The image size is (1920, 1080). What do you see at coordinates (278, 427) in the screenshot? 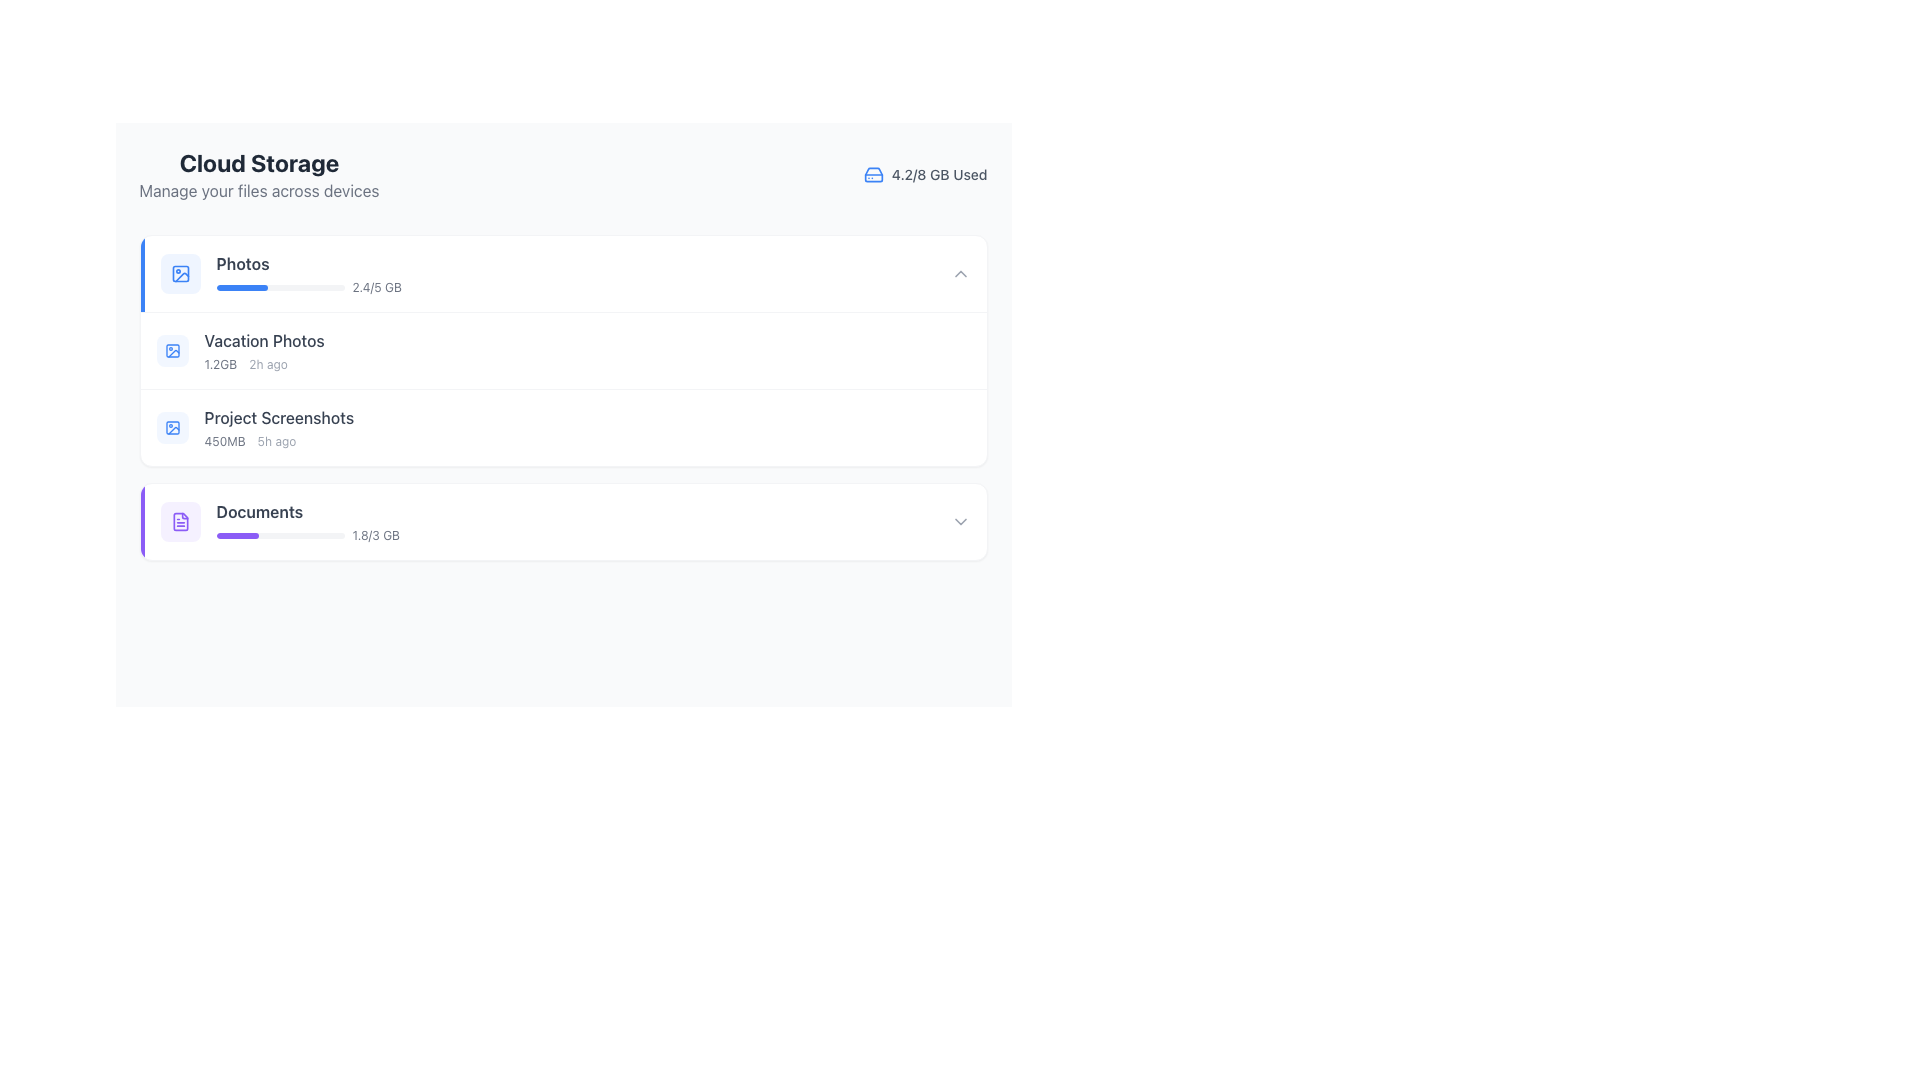
I see `the information displayed in the Information Display Block titled 'Project Screenshots', which includes the details '450MB 5h ago'` at bounding box center [278, 427].